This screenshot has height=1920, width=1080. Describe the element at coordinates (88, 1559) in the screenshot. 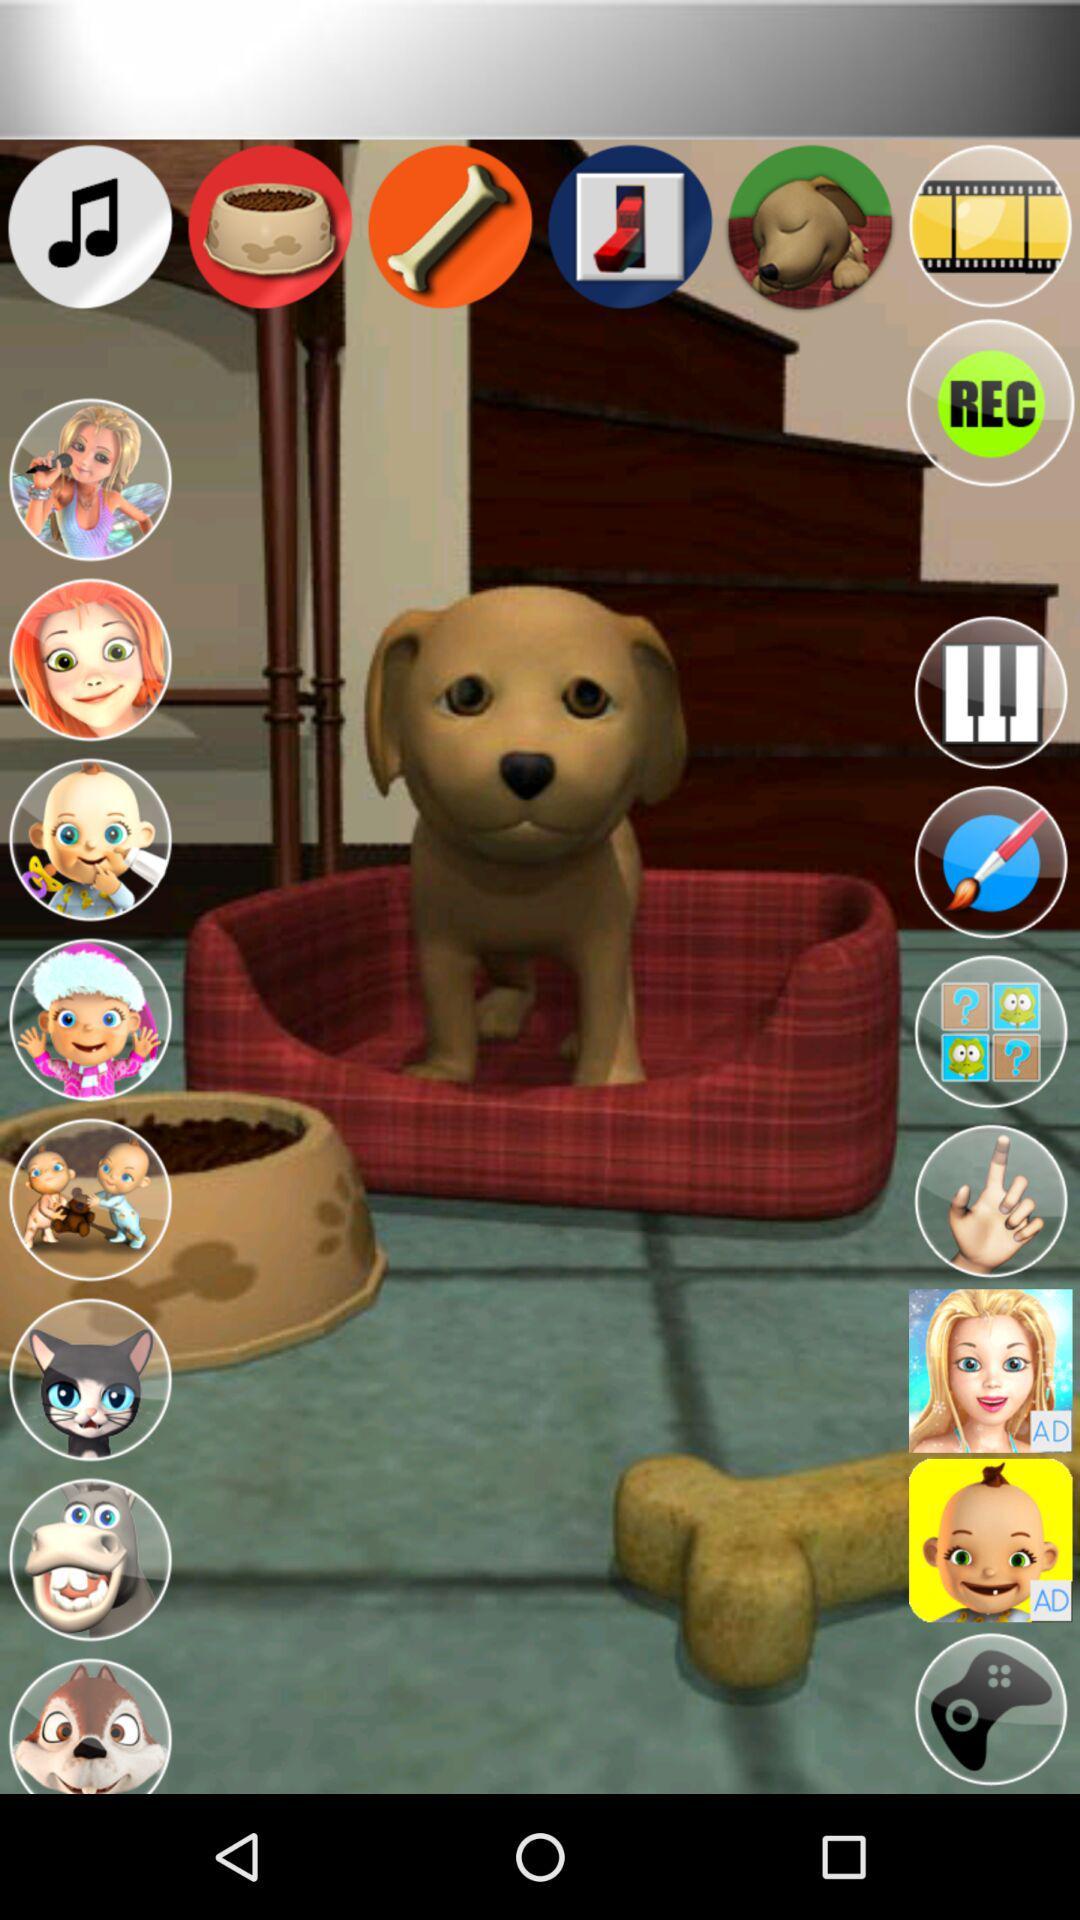

I see `switch to hippo character` at that location.